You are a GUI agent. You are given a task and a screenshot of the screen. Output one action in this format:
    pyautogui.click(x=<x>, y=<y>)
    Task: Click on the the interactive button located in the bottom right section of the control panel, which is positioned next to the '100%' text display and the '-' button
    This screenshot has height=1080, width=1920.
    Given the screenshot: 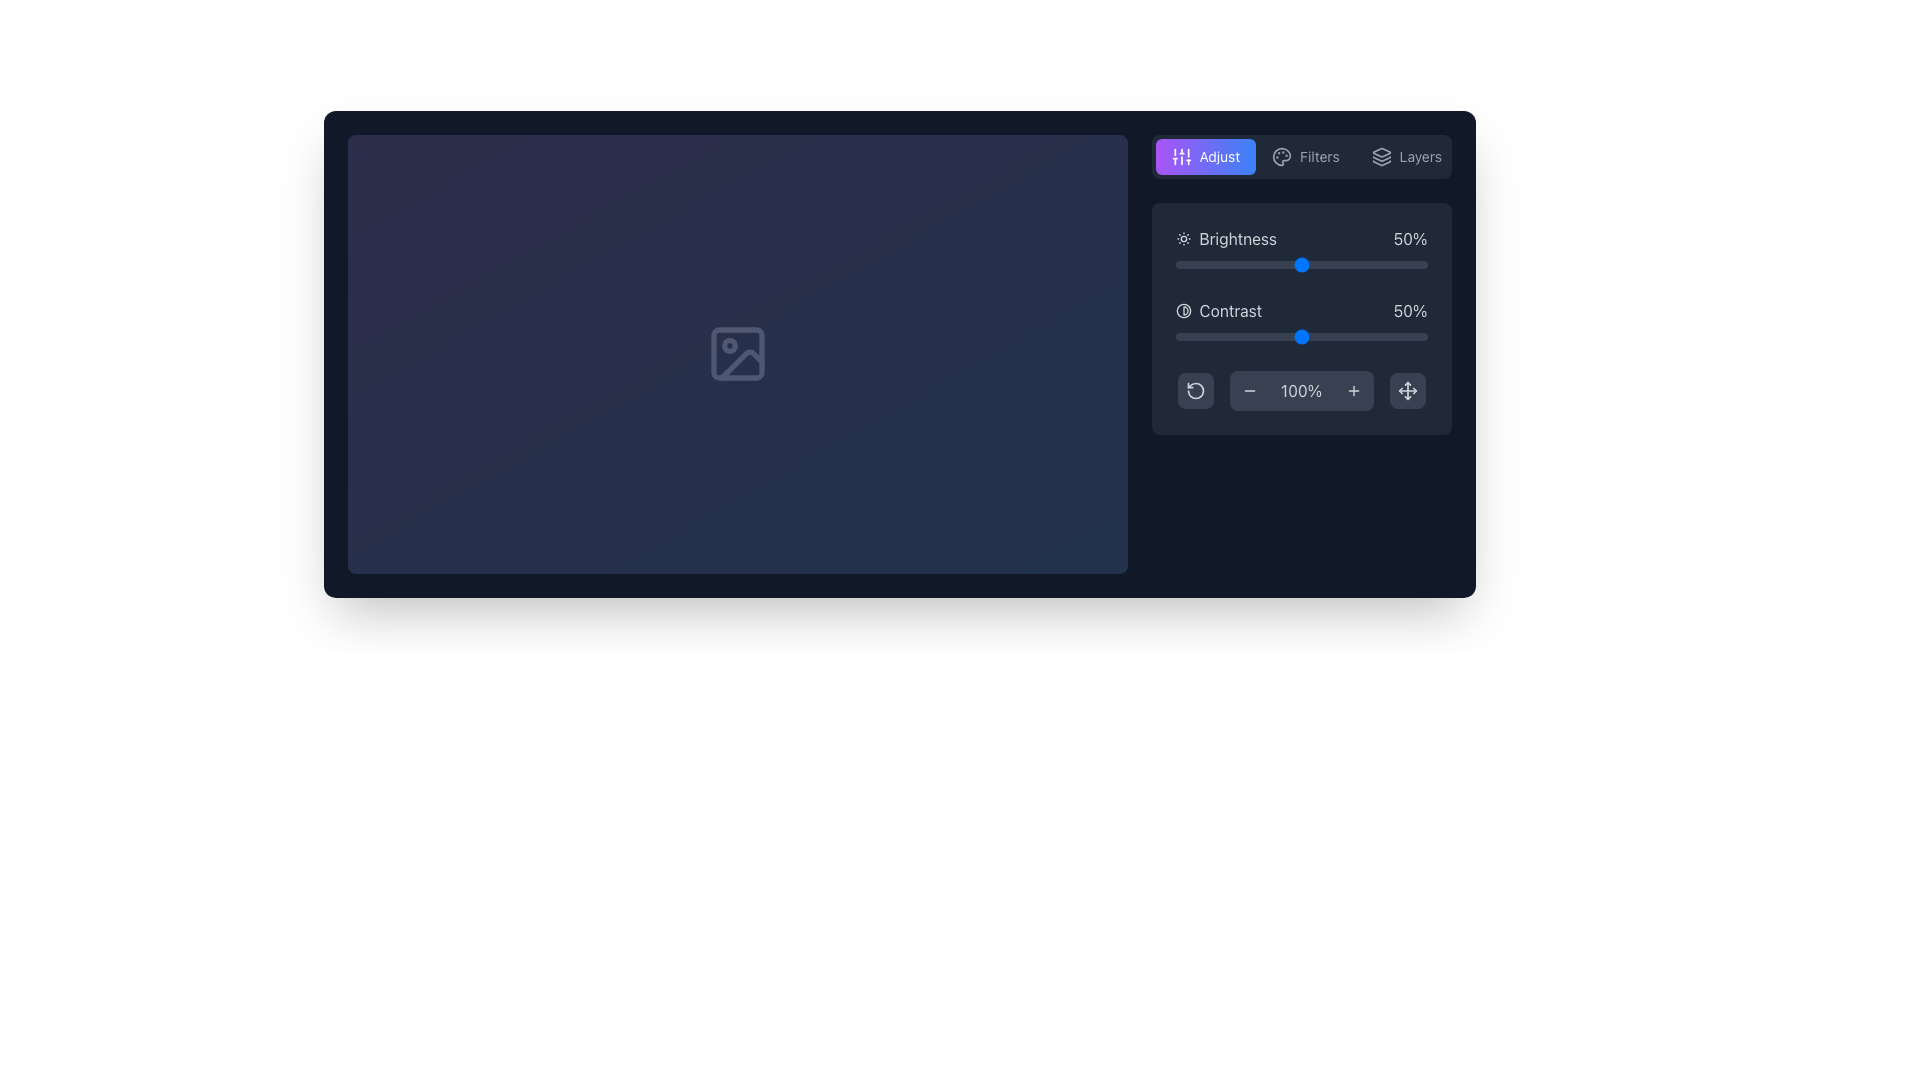 What is the action you would take?
    pyautogui.click(x=1353, y=390)
    